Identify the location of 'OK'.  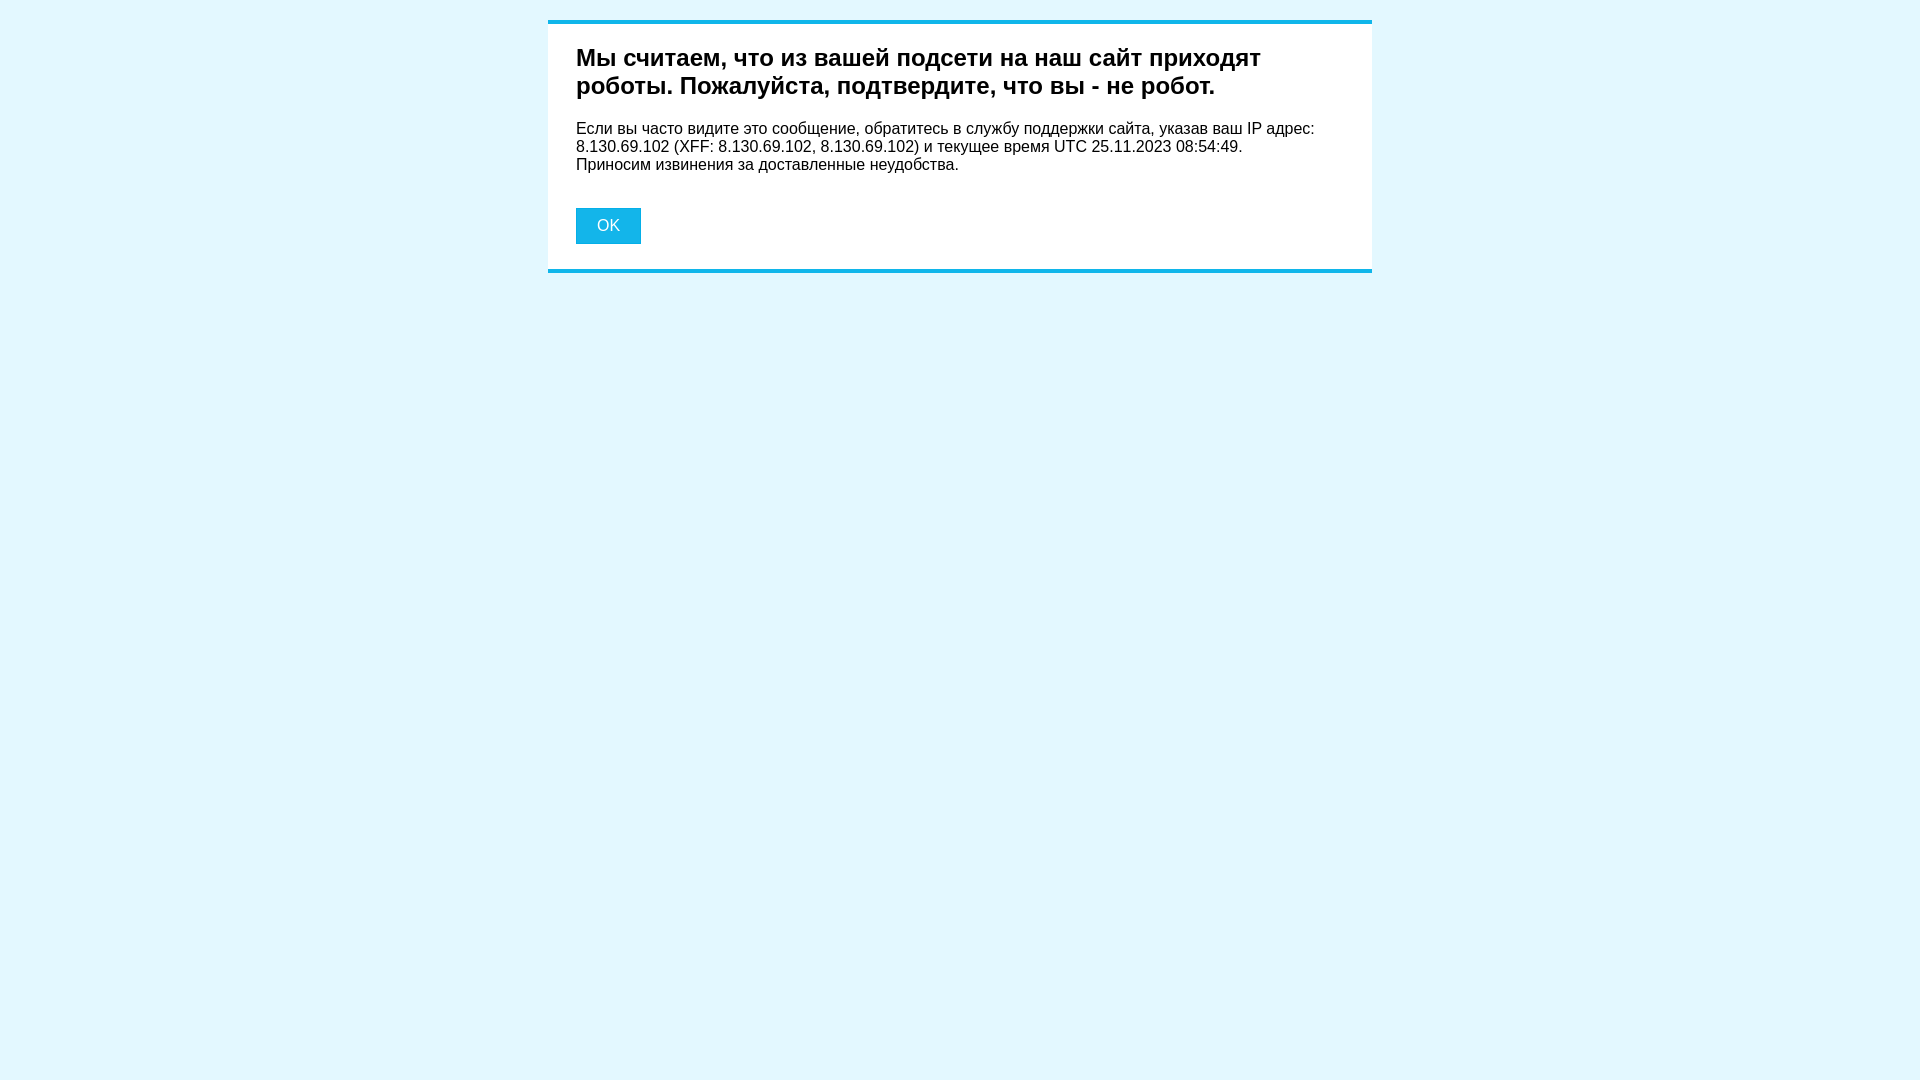
(607, 225).